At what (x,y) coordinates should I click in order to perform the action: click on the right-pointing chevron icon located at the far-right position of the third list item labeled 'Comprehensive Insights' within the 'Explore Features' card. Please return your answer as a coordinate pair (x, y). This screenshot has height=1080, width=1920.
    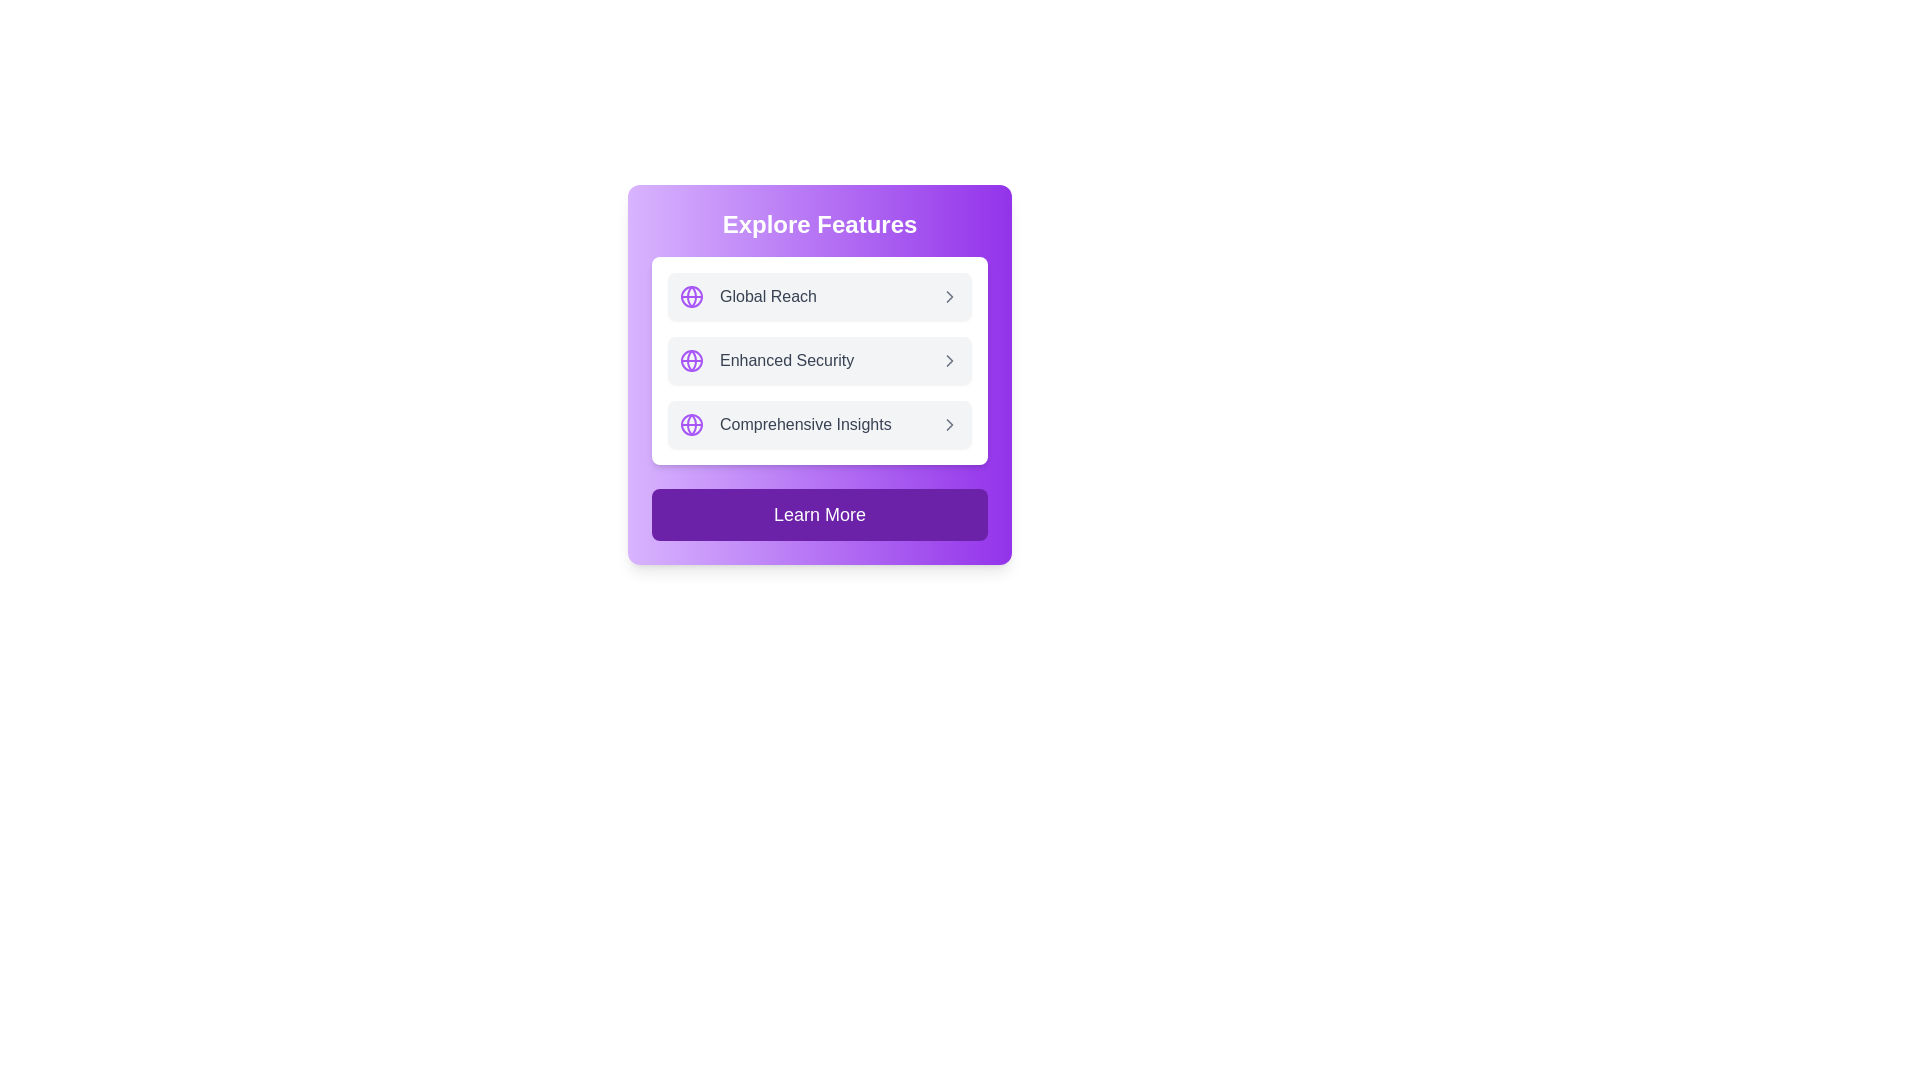
    Looking at the image, I should click on (949, 423).